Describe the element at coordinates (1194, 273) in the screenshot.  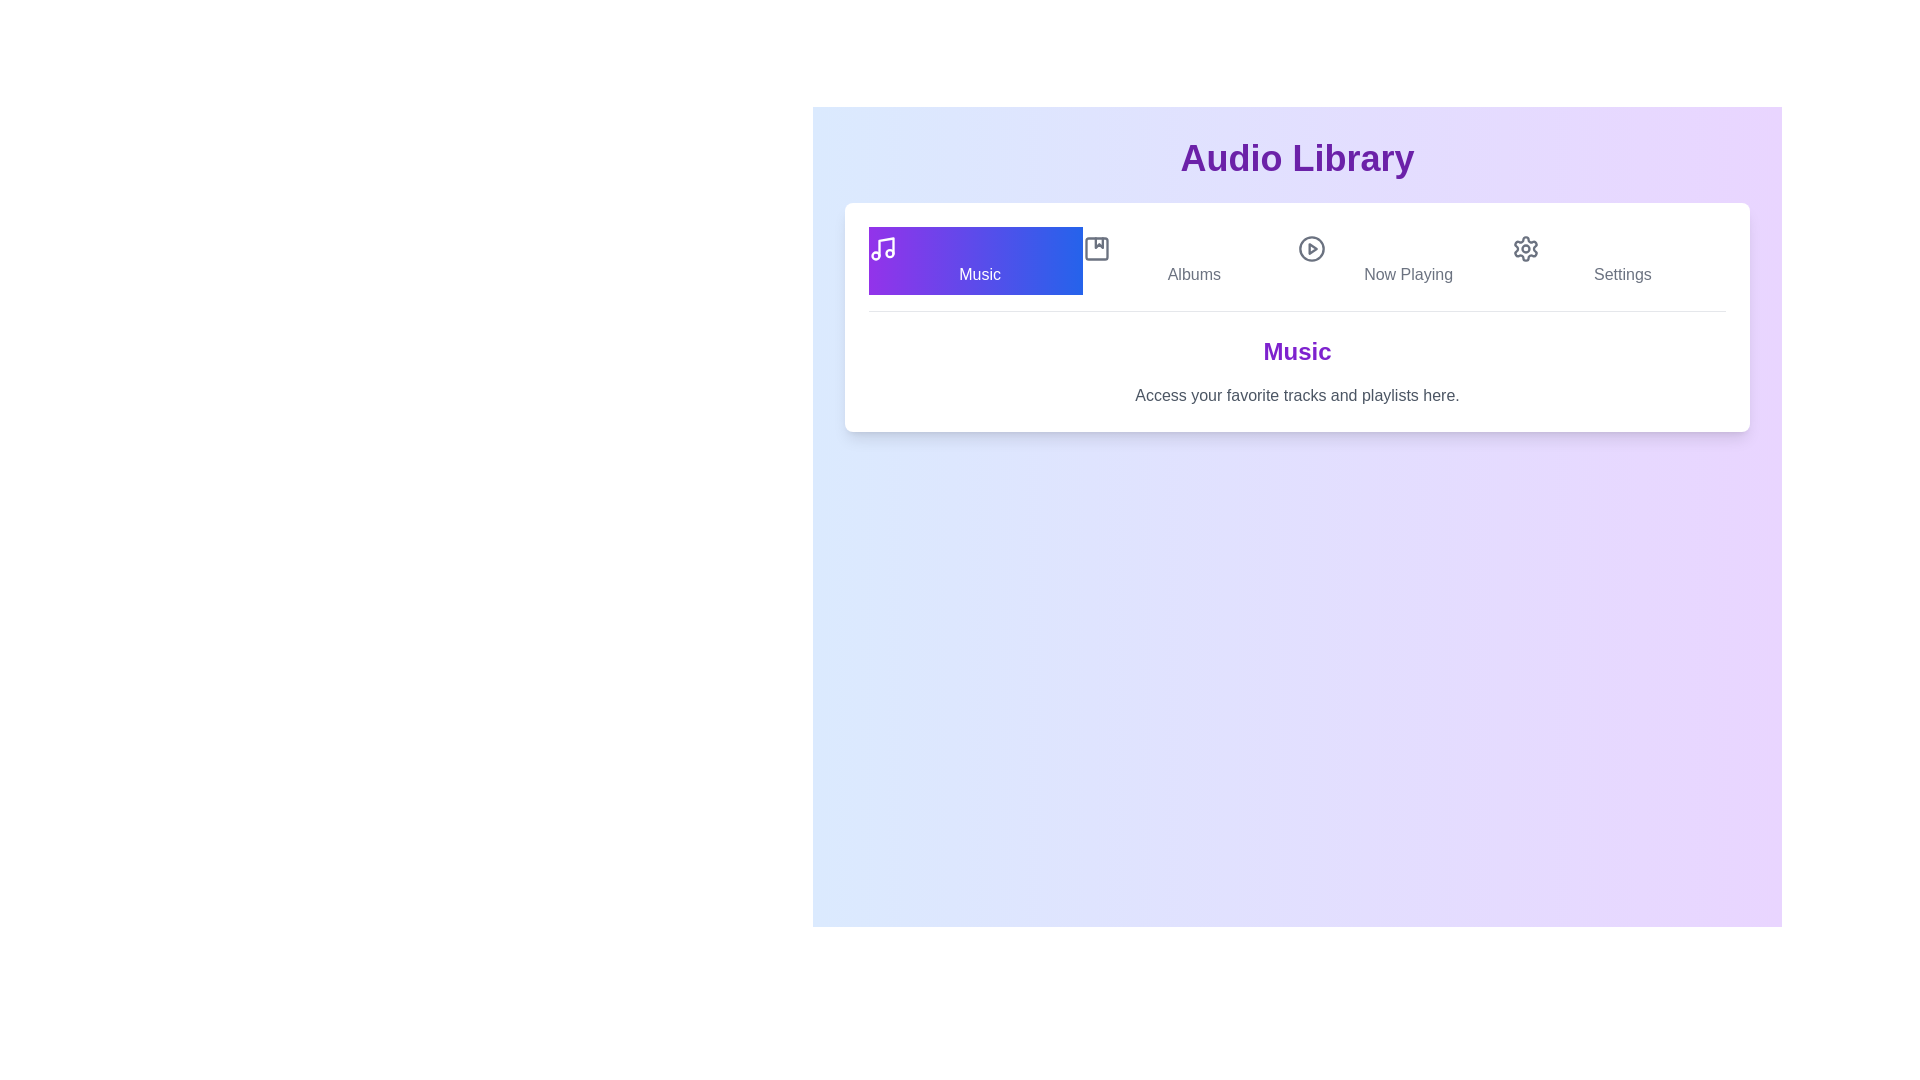
I see `the 'Albums' text label in the navigation bar` at that location.